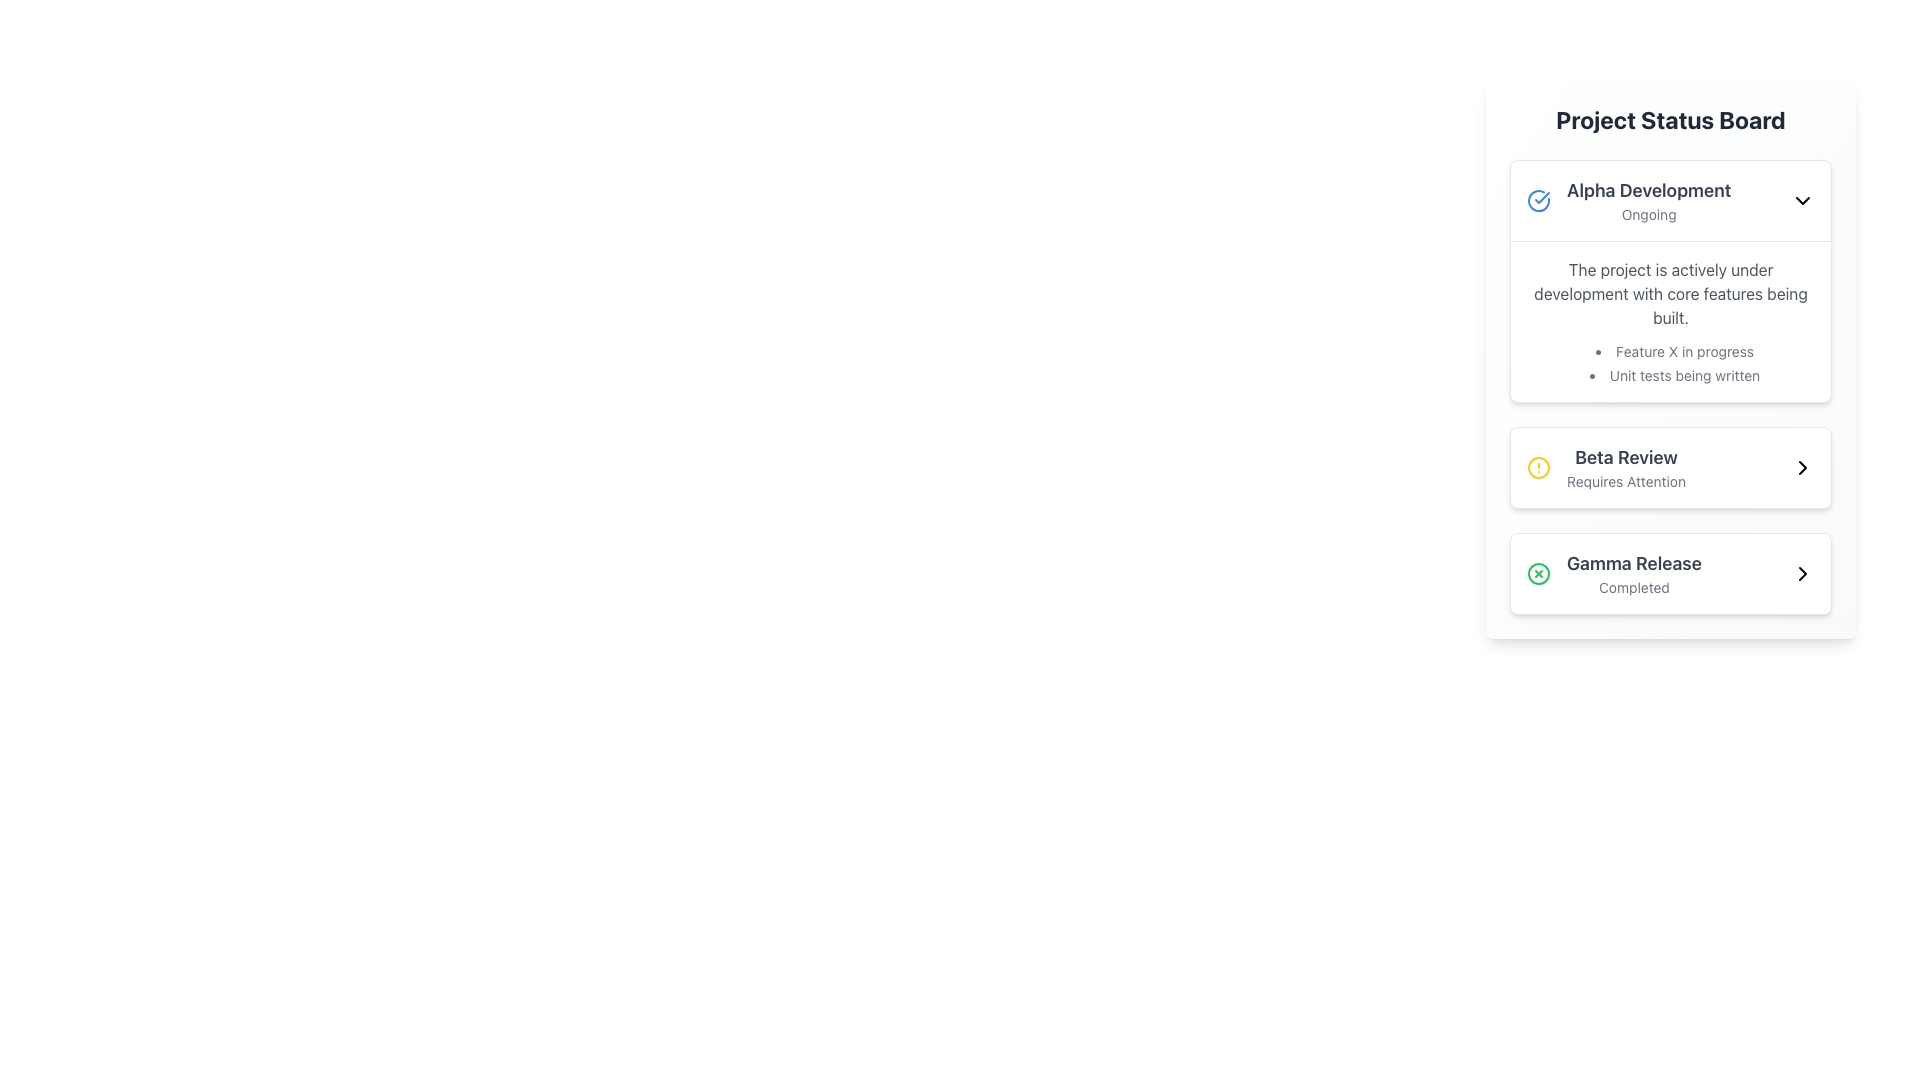 The height and width of the screenshot is (1080, 1920). Describe the element at coordinates (1614, 574) in the screenshot. I see `the Text label indicating the current status of the 'Gamma Release' project, located in the 'Gamma Release' section of the 'Project Status Board'` at that location.